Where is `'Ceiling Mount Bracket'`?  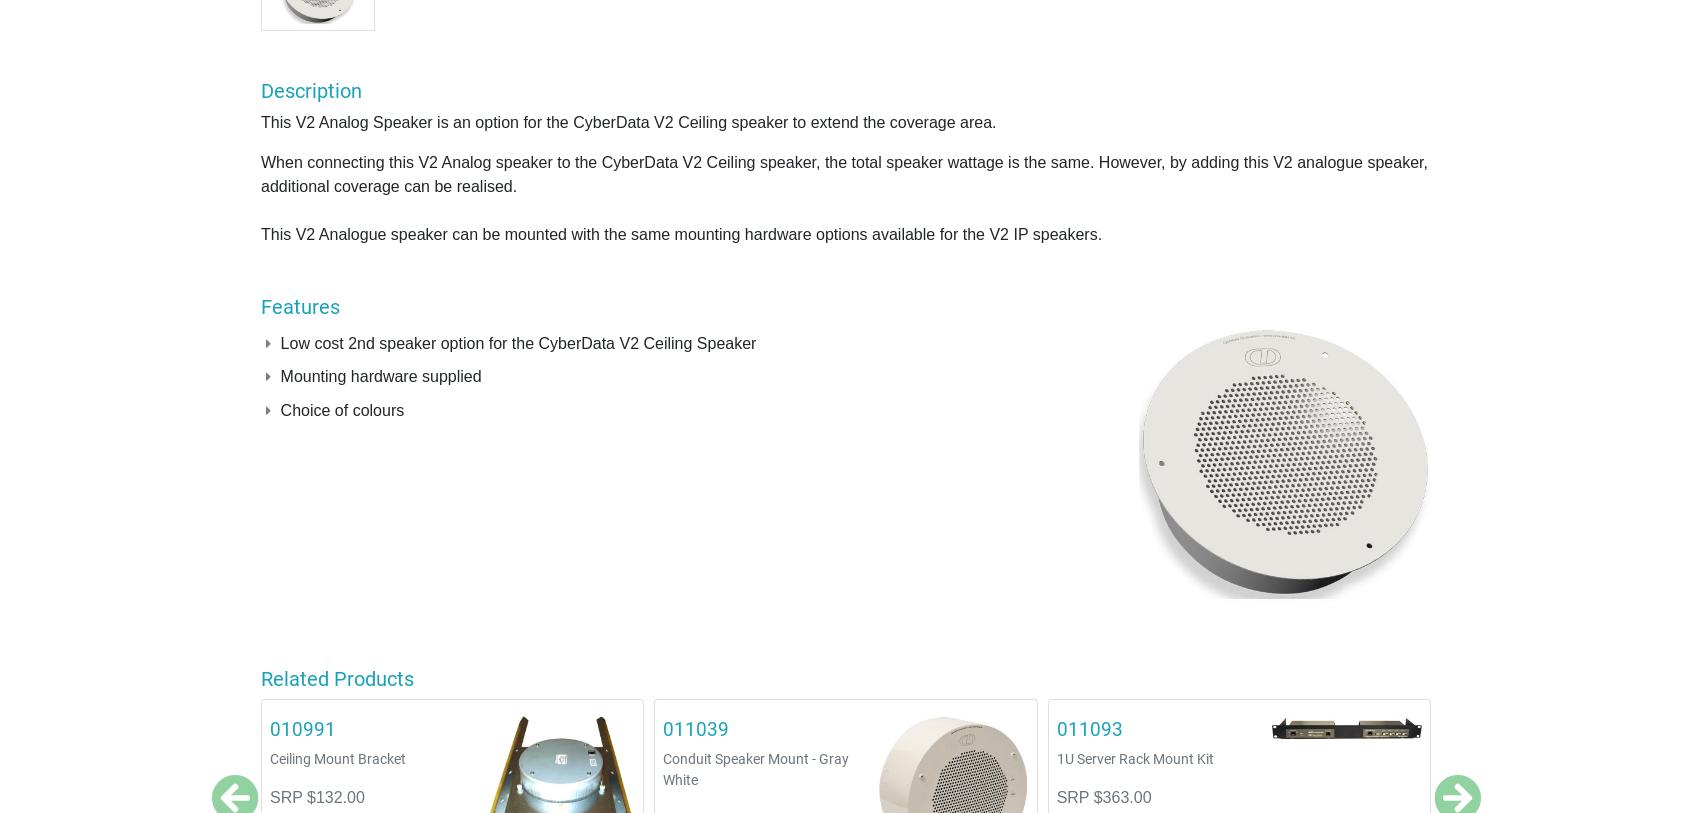
'Ceiling Mount Bracket' is located at coordinates (336, 758).